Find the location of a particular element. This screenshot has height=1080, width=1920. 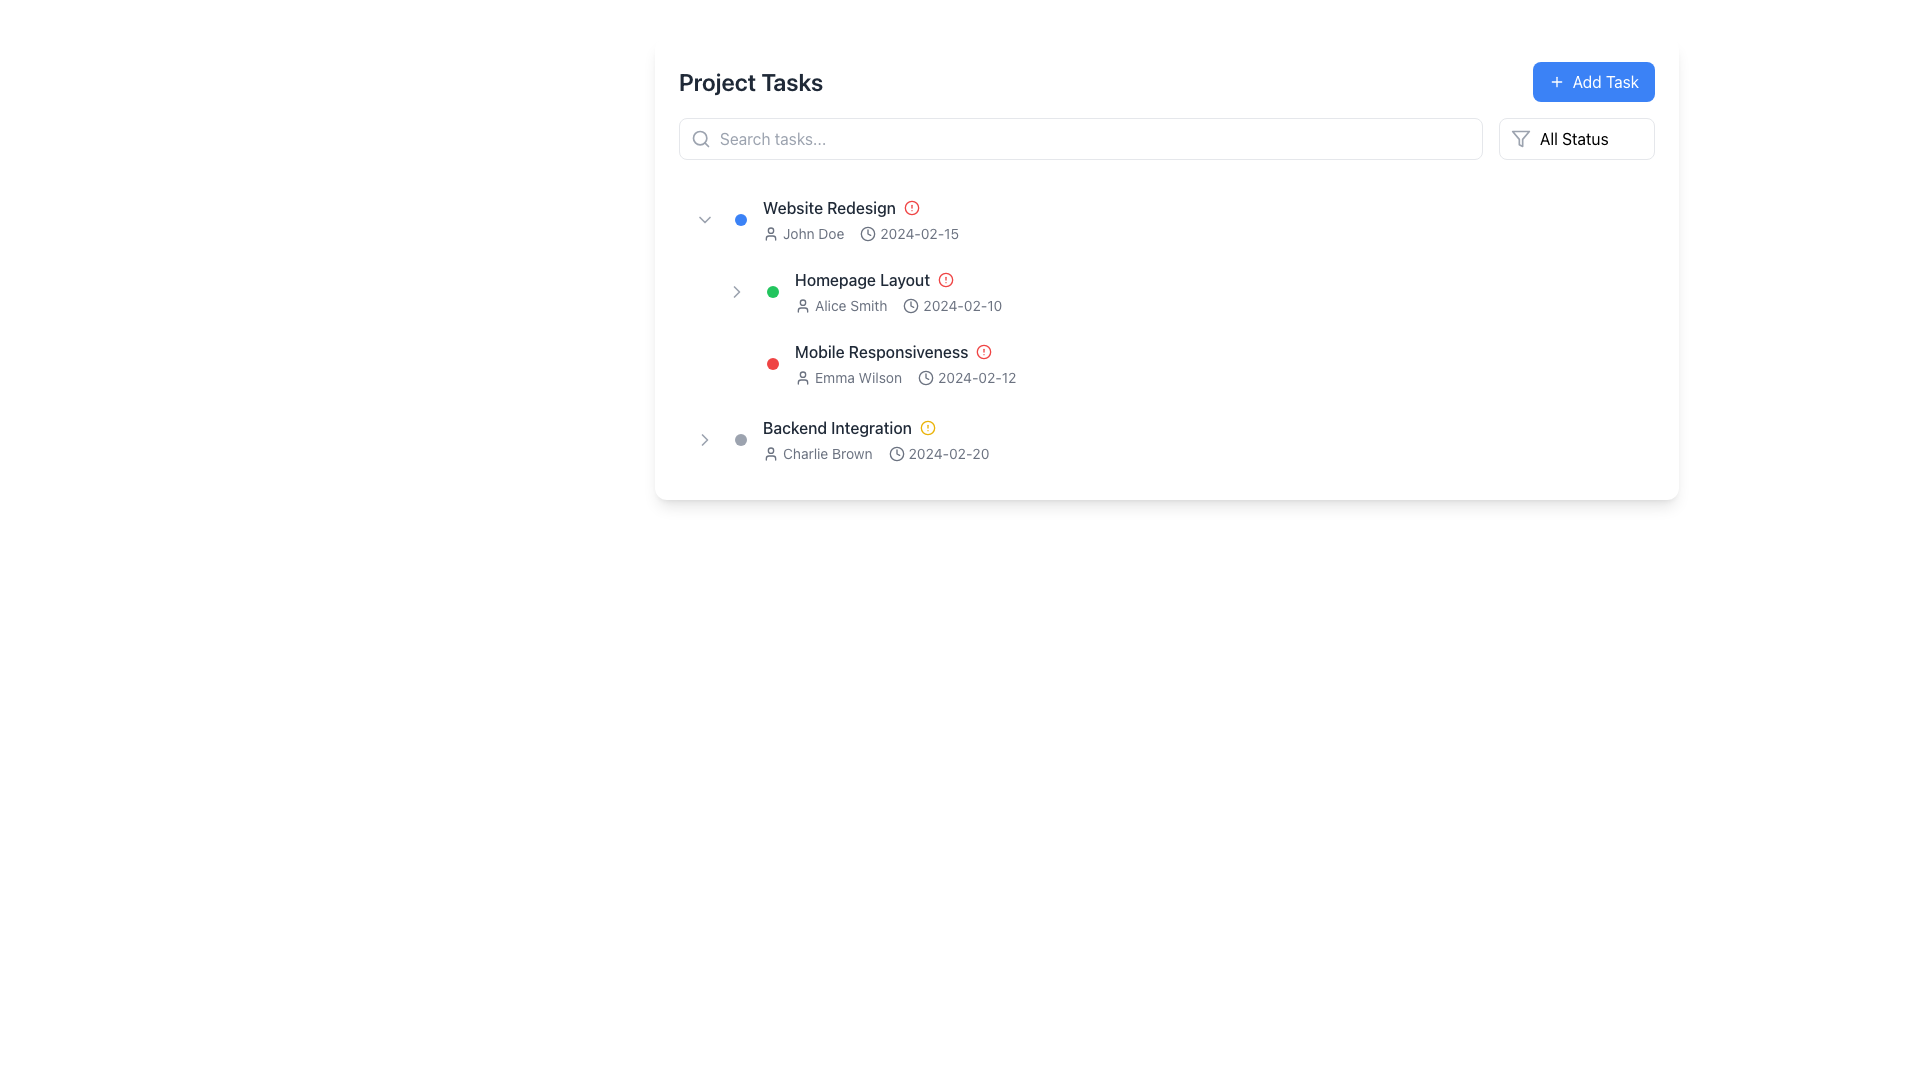

the Task list item titled 'Homepage Layout' associated with 'Alice Smith' is located at coordinates (1166, 292).